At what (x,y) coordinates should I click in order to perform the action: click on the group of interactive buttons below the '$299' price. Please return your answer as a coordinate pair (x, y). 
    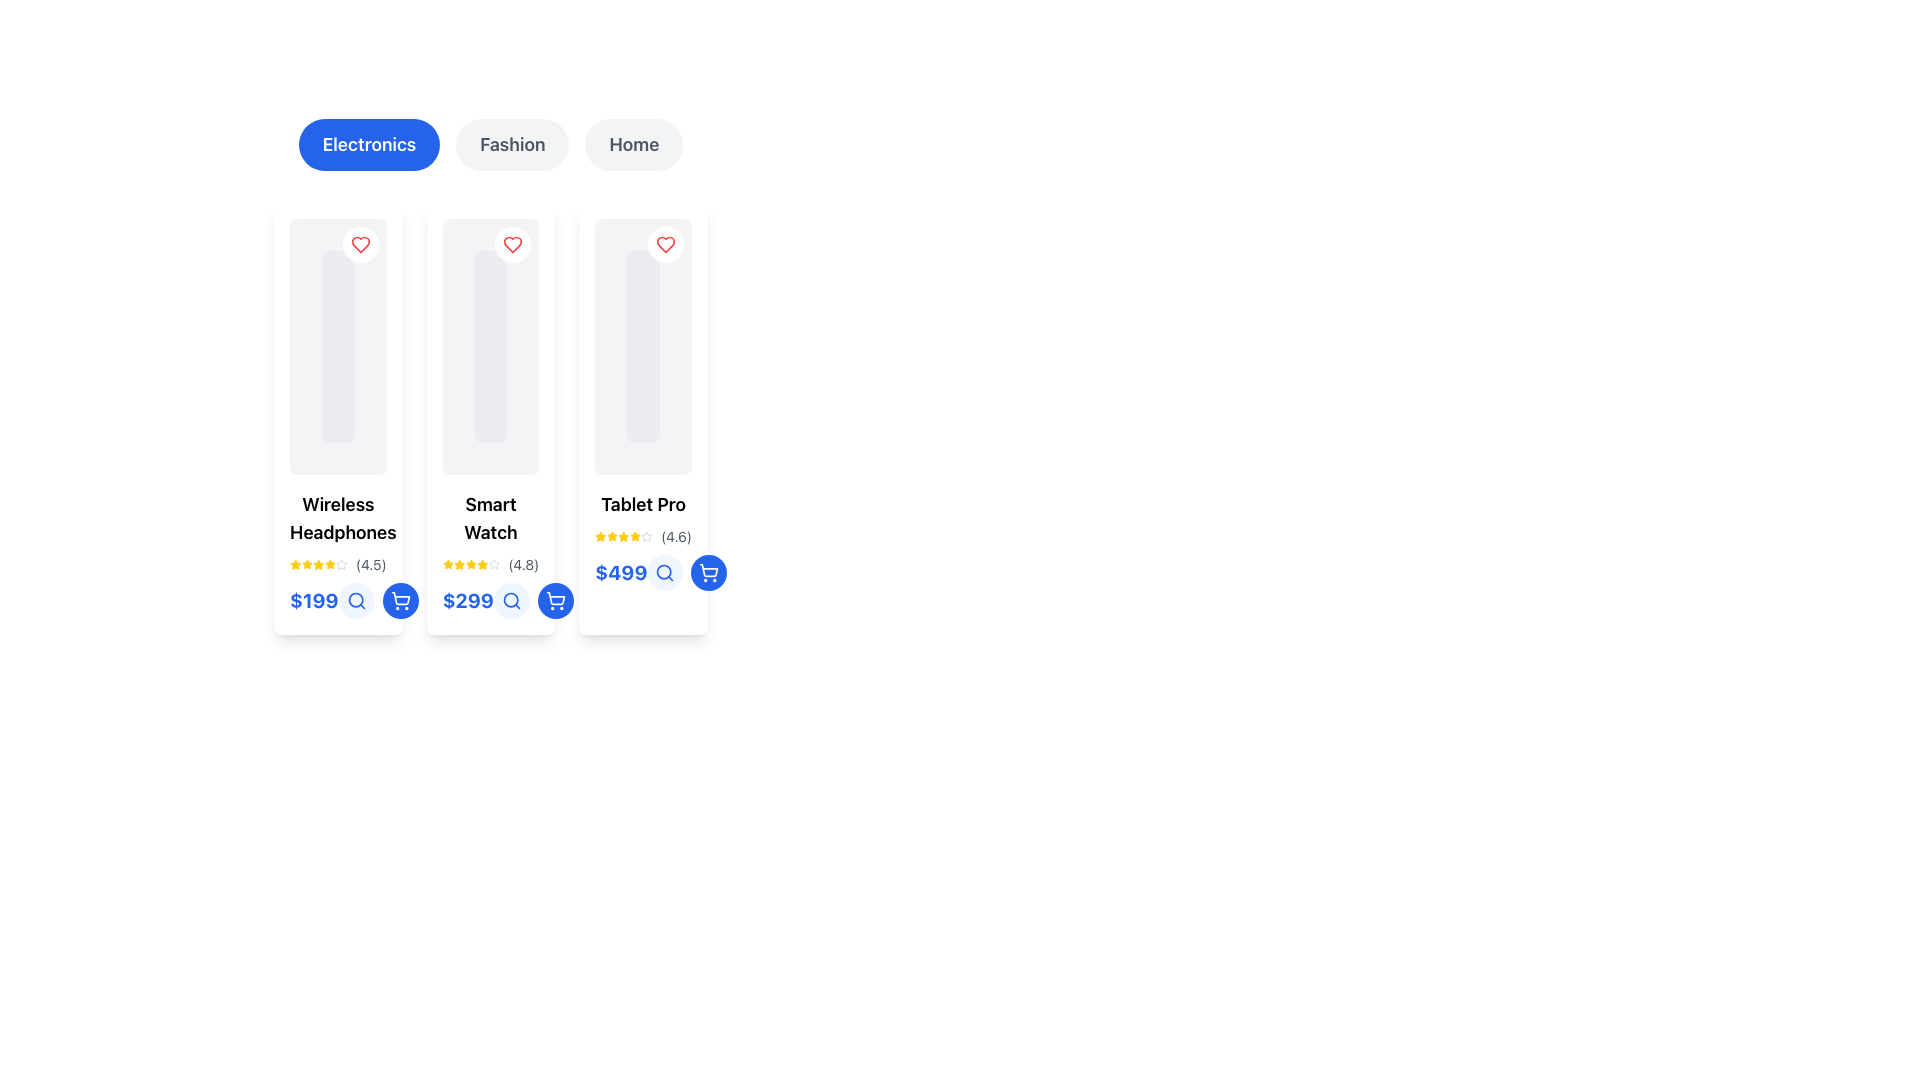
    Looking at the image, I should click on (533, 600).